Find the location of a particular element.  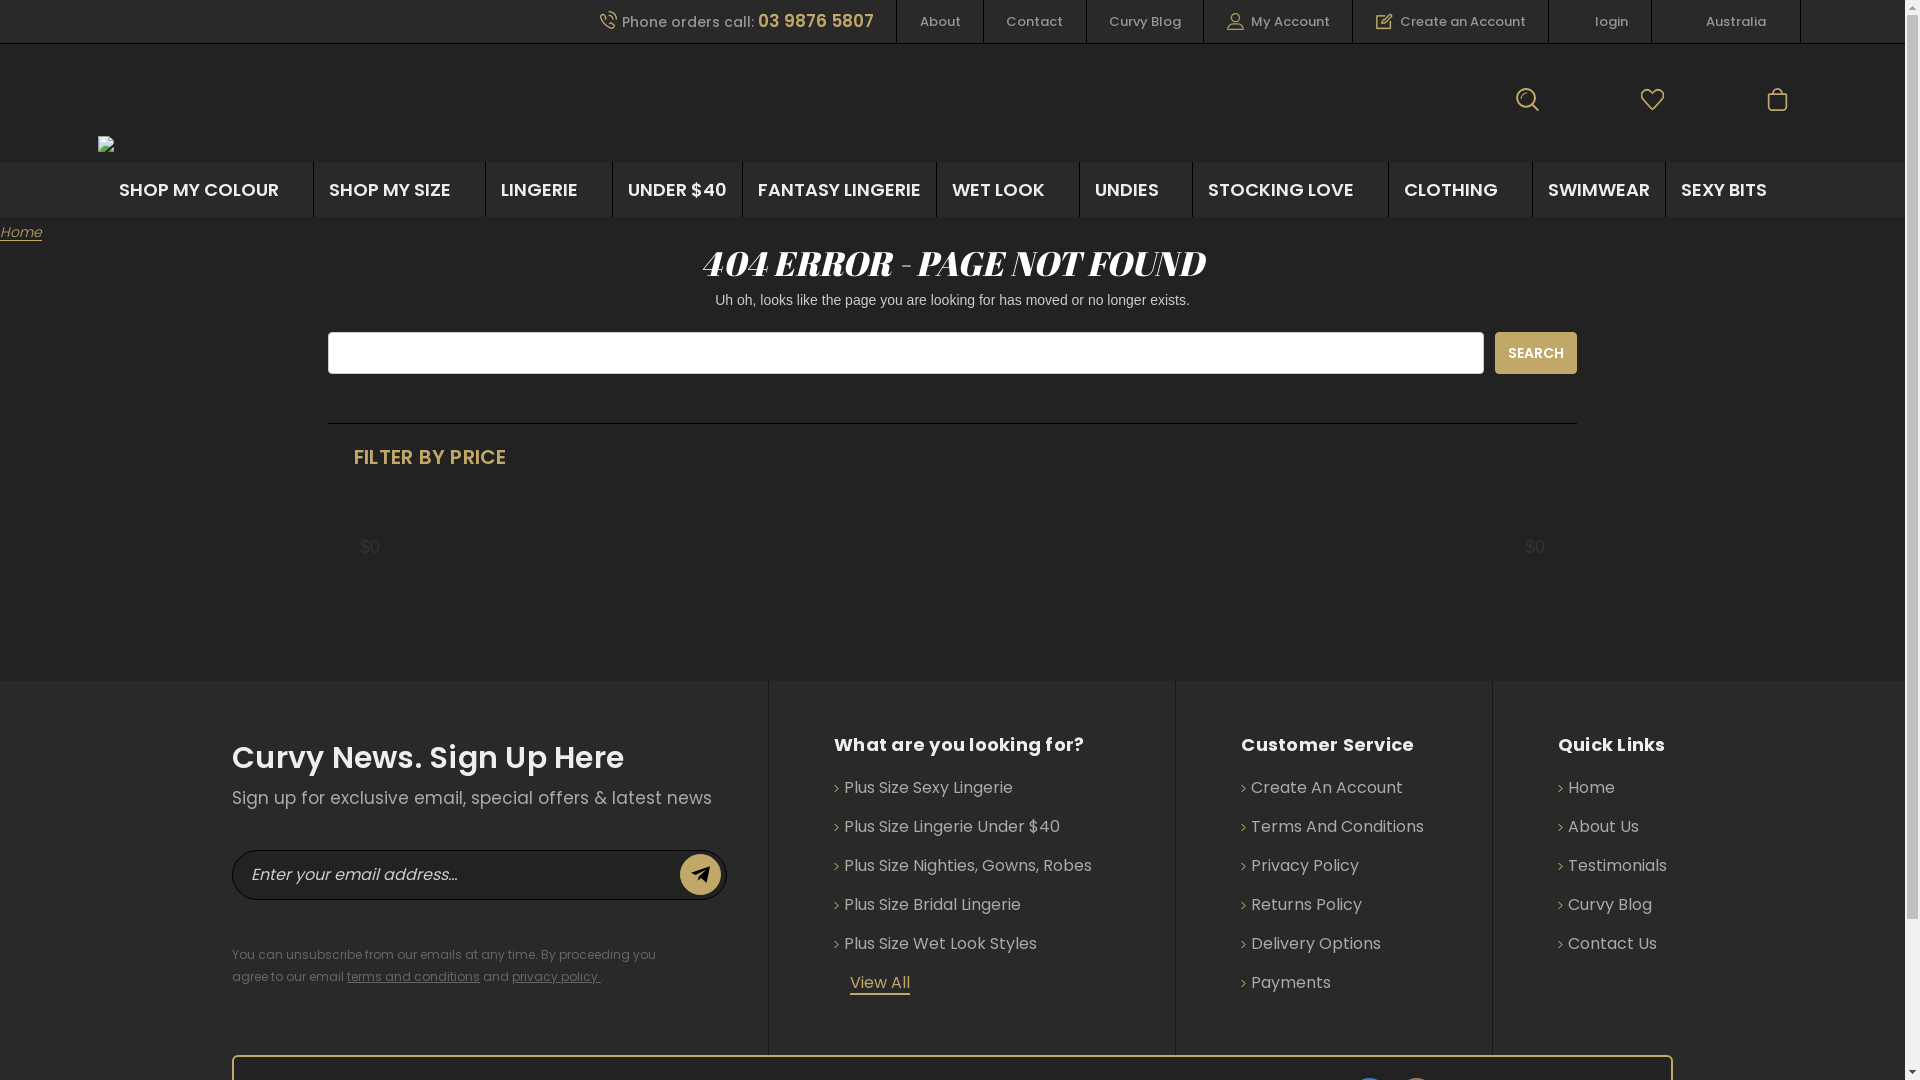

'Curvy Blog' is located at coordinates (1145, 21).